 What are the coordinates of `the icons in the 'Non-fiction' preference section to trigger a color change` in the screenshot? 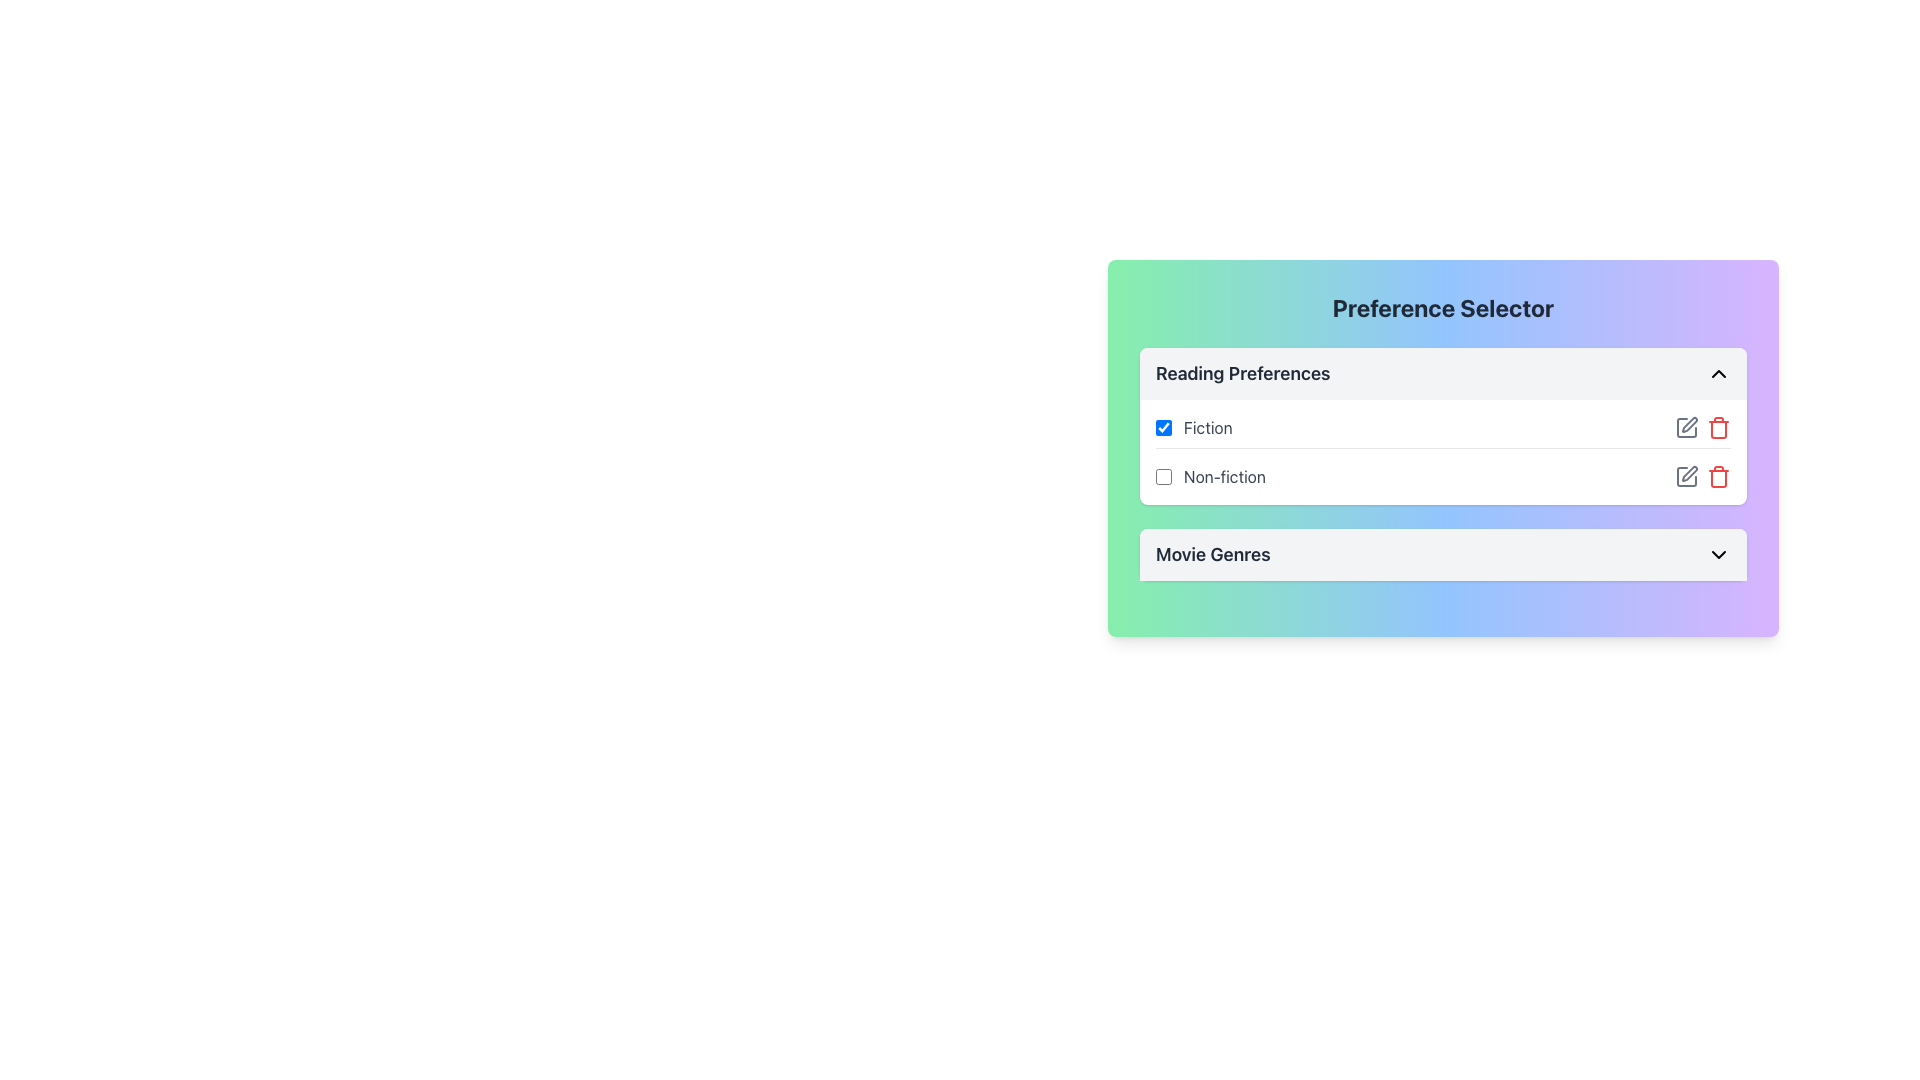 It's located at (1702, 477).